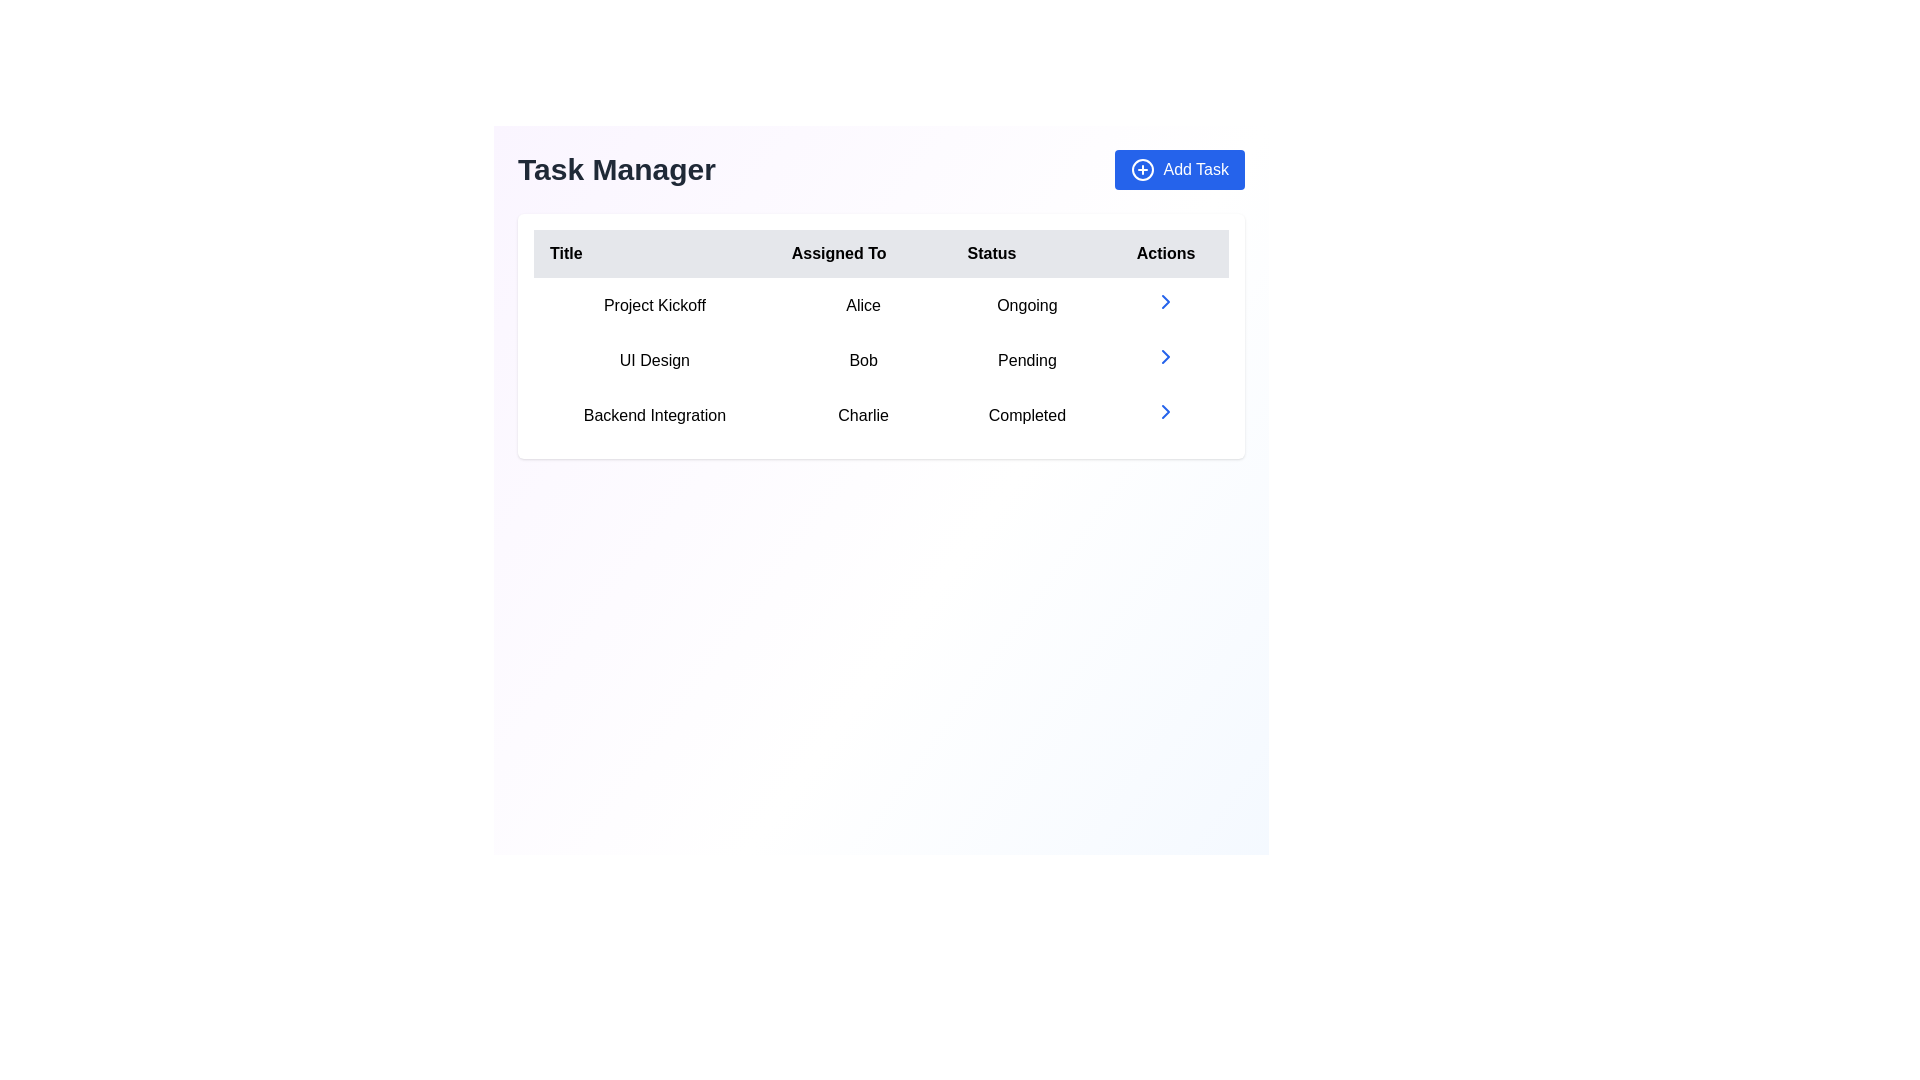 The width and height of the screenshot is (1920, 1080). What do you see at coordinates (1166, 301) in the screenshot?
I see `the button icon associated with the 'Project Kickoff' task in the first row of the task list` at bounding box center [1166, 301].